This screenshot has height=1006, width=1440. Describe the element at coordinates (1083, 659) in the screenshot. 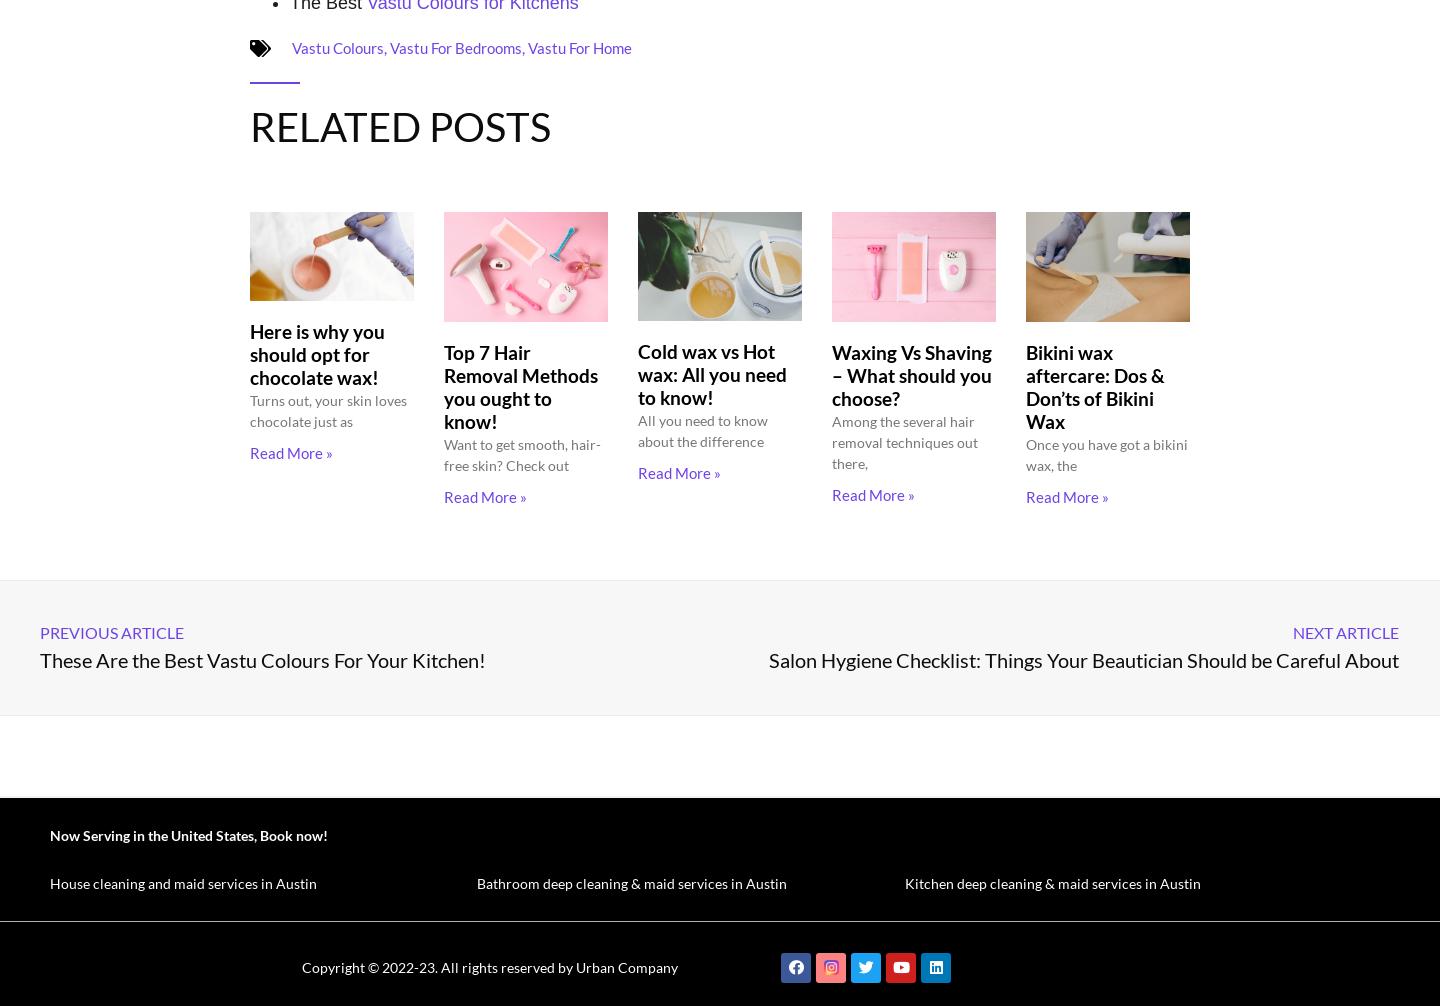

I see `'Salon Hygiene Checklist: Things Your Beautician Should be Careful About'` at that location.